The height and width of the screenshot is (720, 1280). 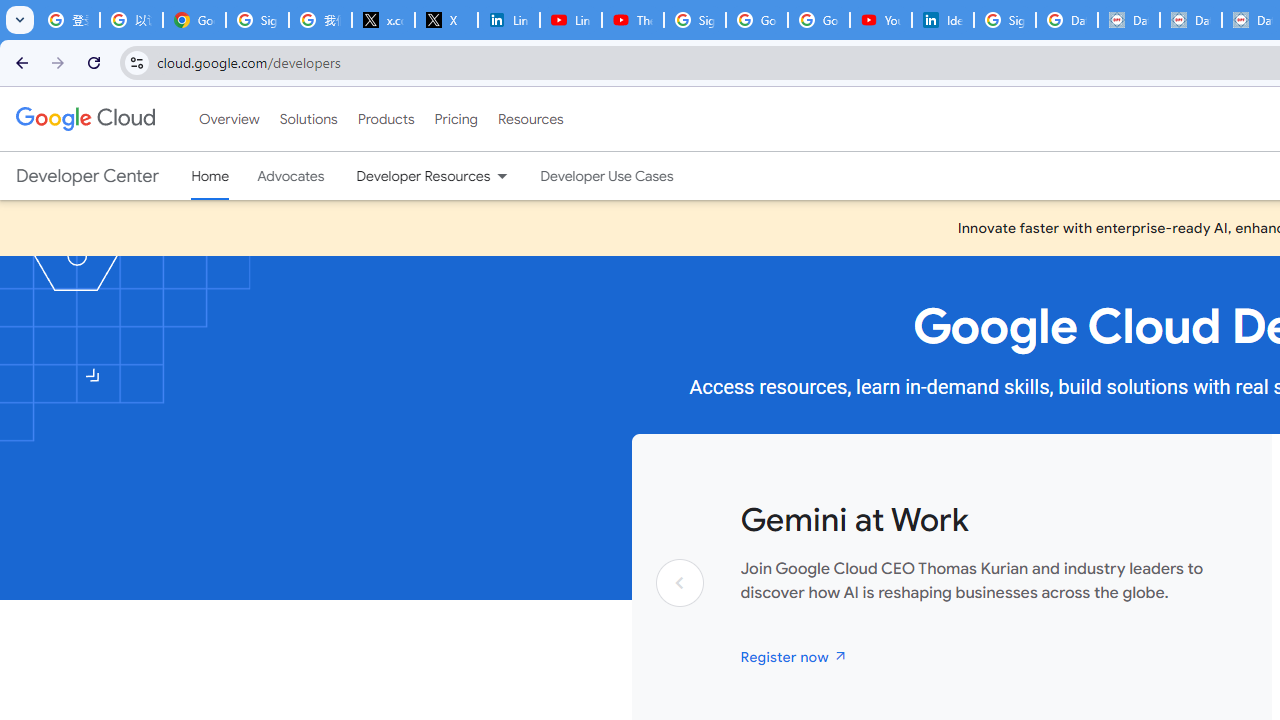 I want to click on 'Products', so click(x=385, y=119).